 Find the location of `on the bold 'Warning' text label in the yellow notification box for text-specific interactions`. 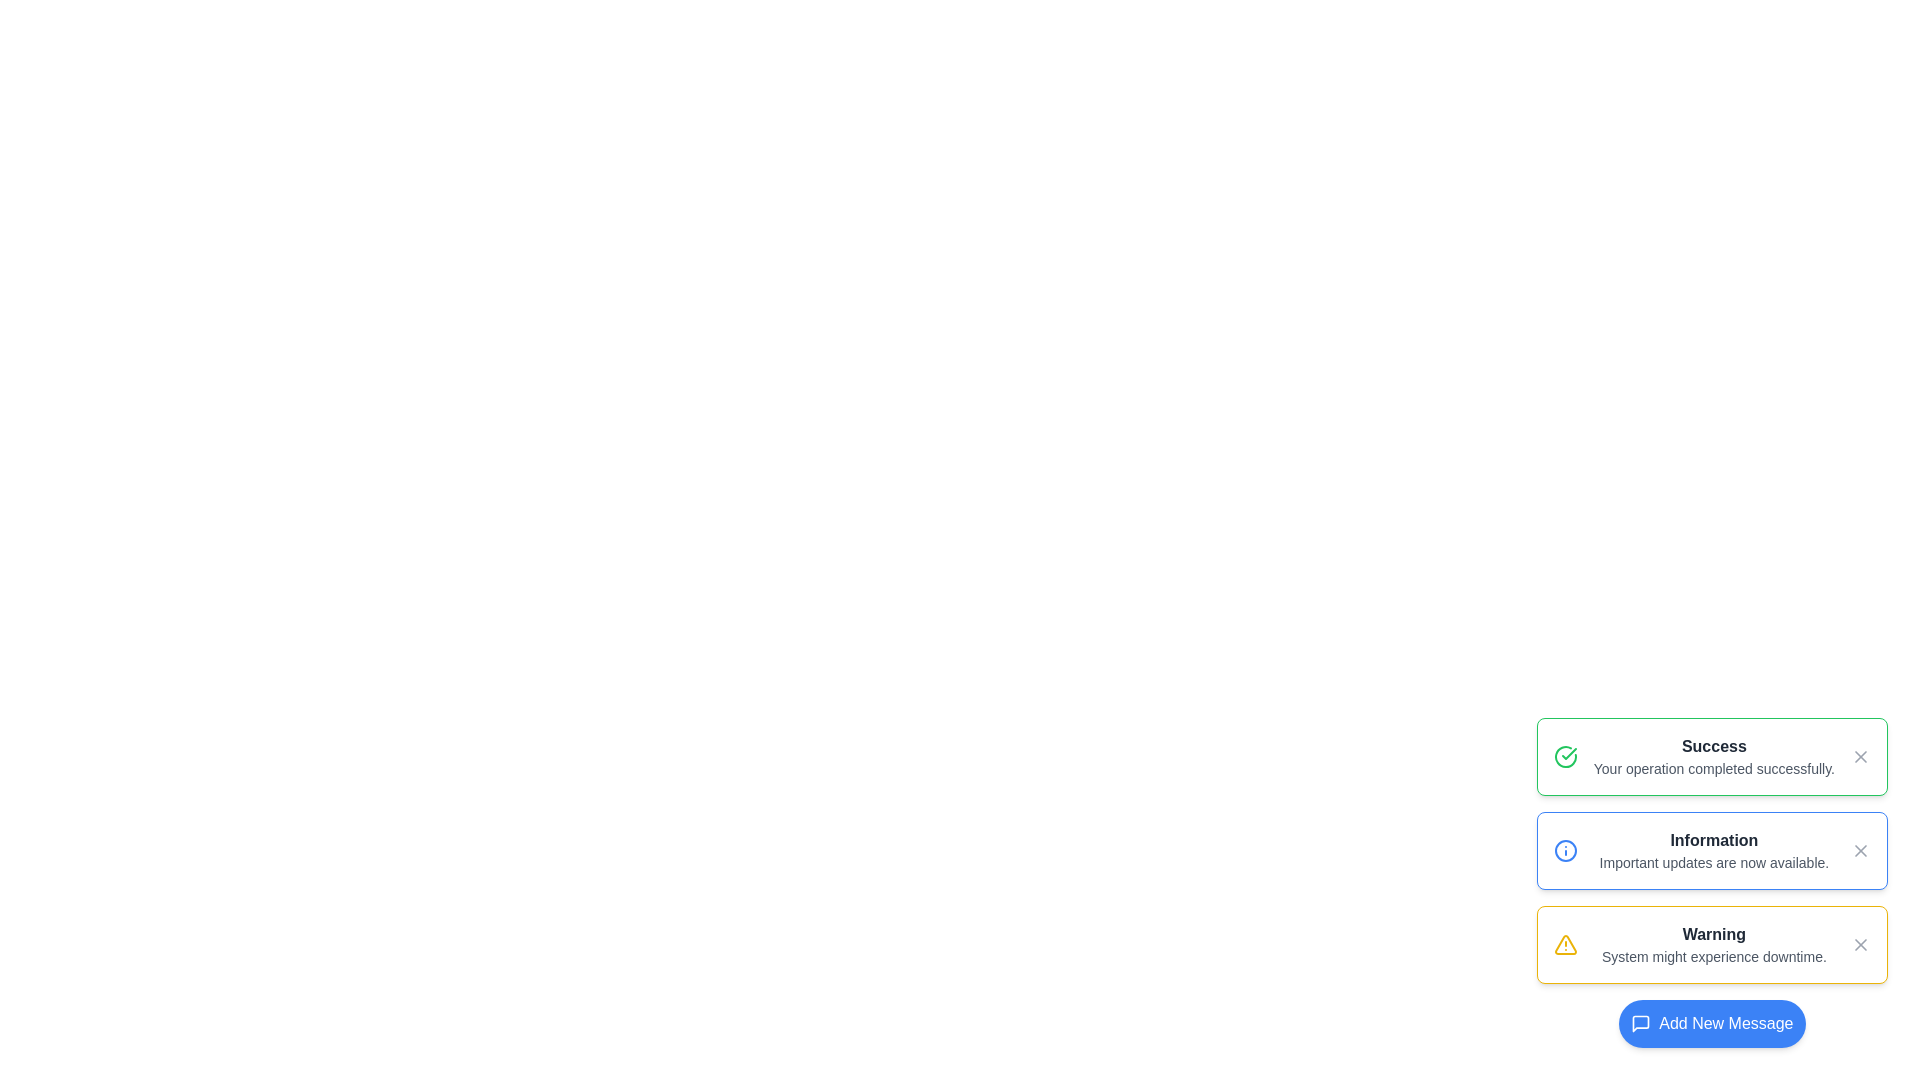

on the bold 'Warning' text label in the yellow notification box for text-specific interactions is located at coordinates (1713, 934).